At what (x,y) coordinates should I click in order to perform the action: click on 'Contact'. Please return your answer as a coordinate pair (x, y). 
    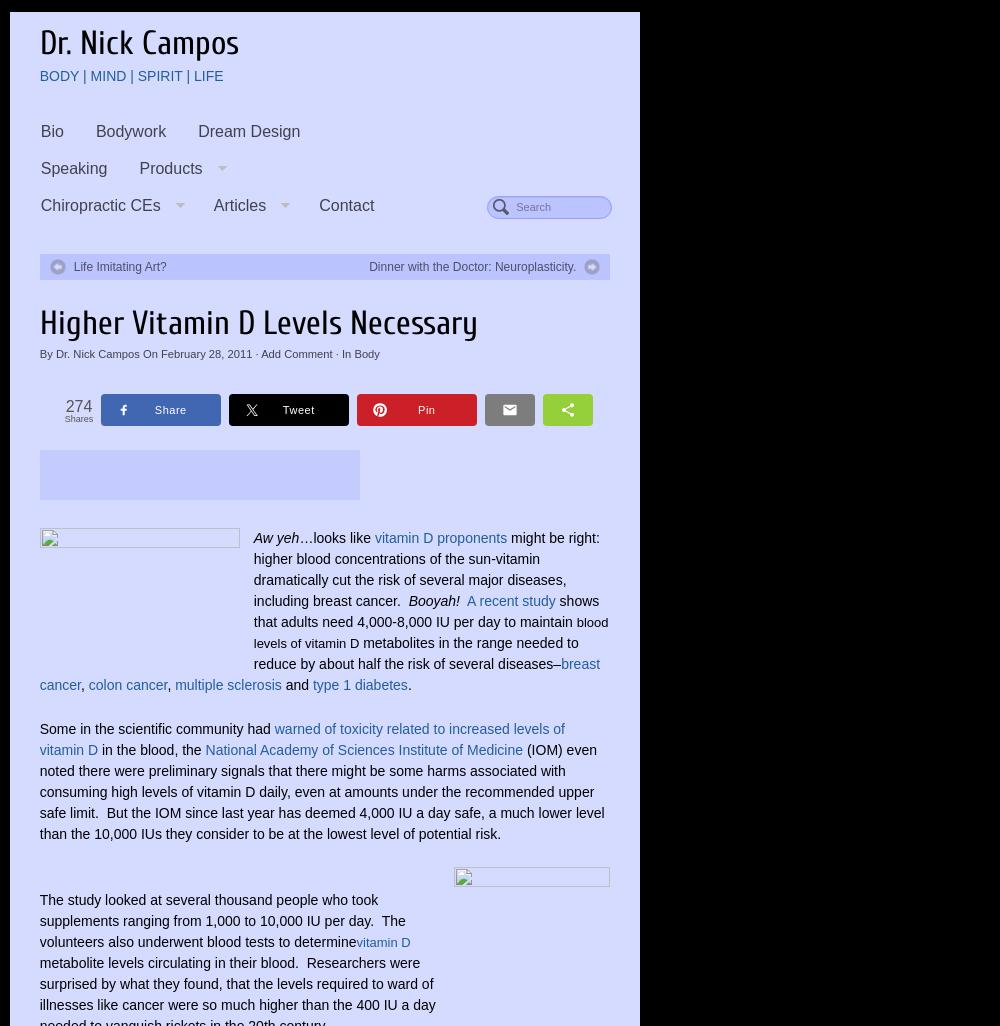
    Looking at the image, I should click on (345, 203).